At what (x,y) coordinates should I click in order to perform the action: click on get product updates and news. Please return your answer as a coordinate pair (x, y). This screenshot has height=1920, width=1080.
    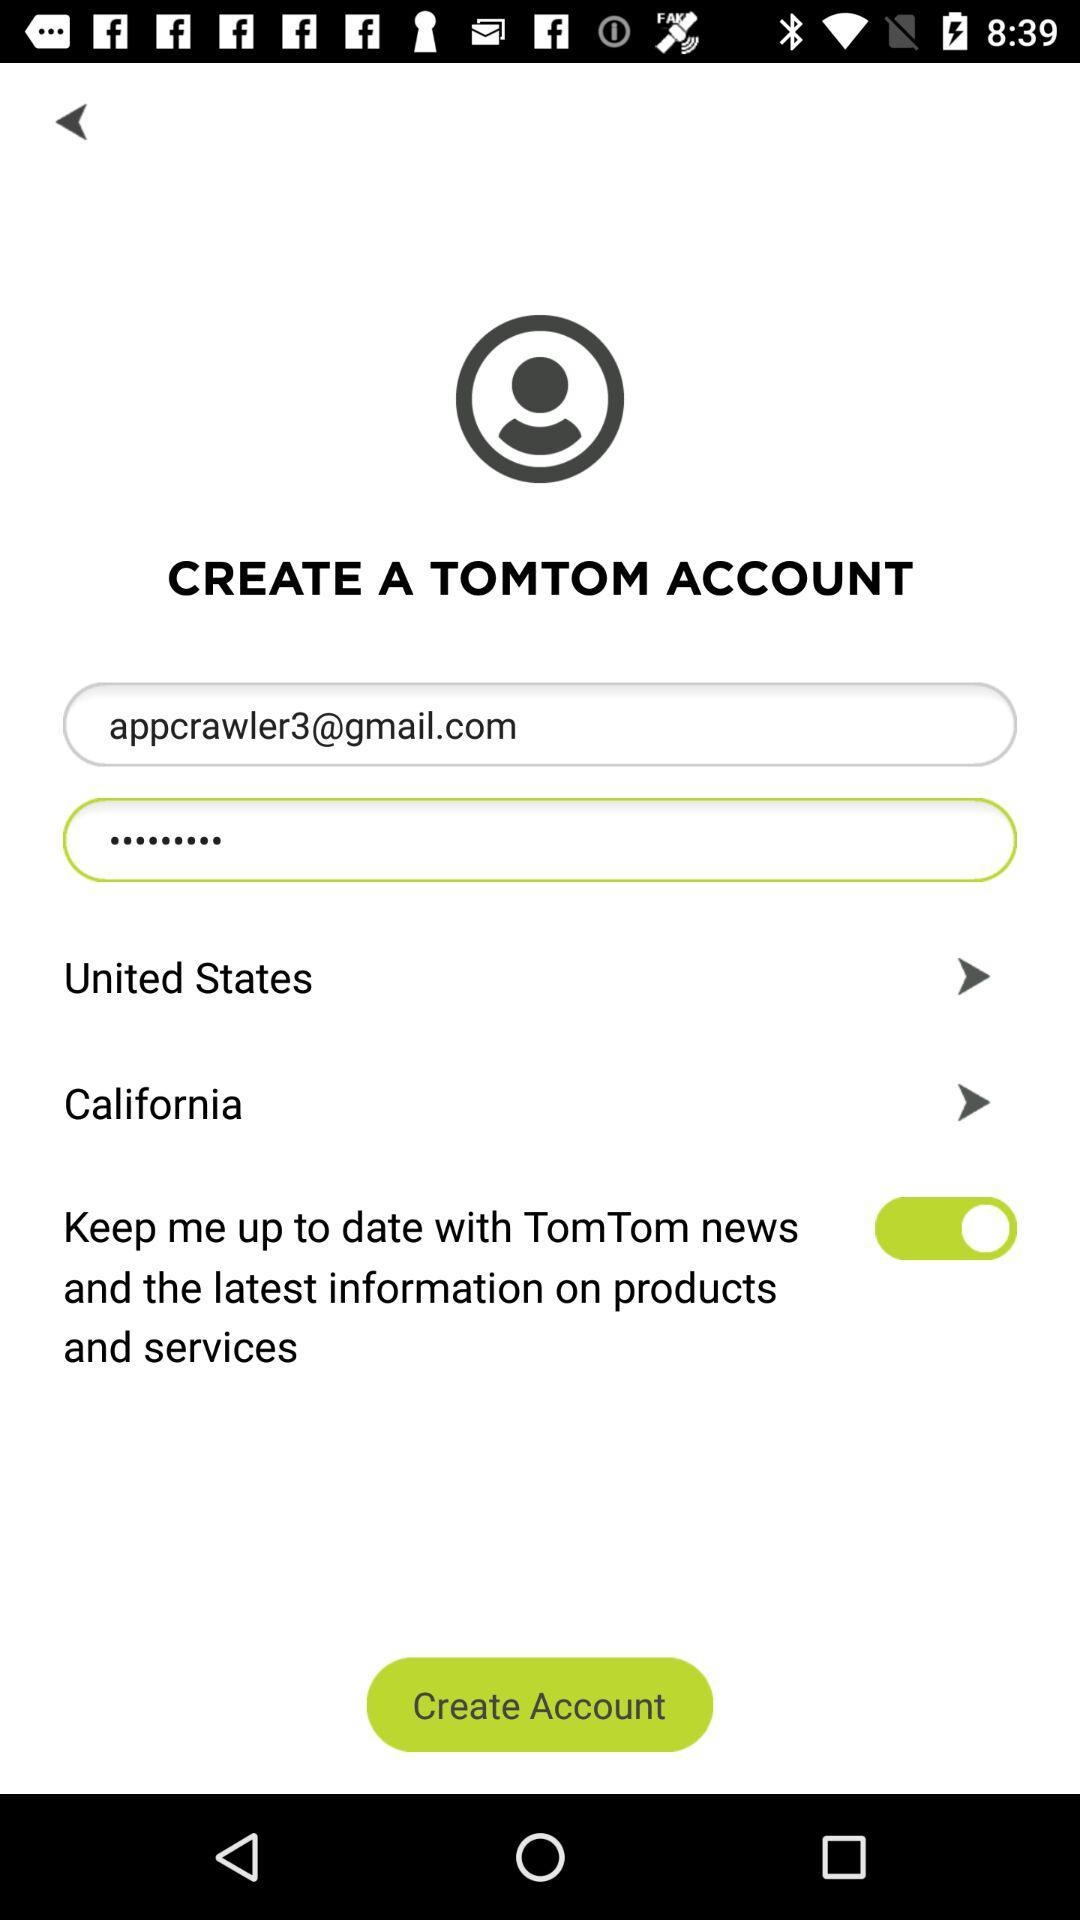
    Looking at the image, I should click on (945, 1227).